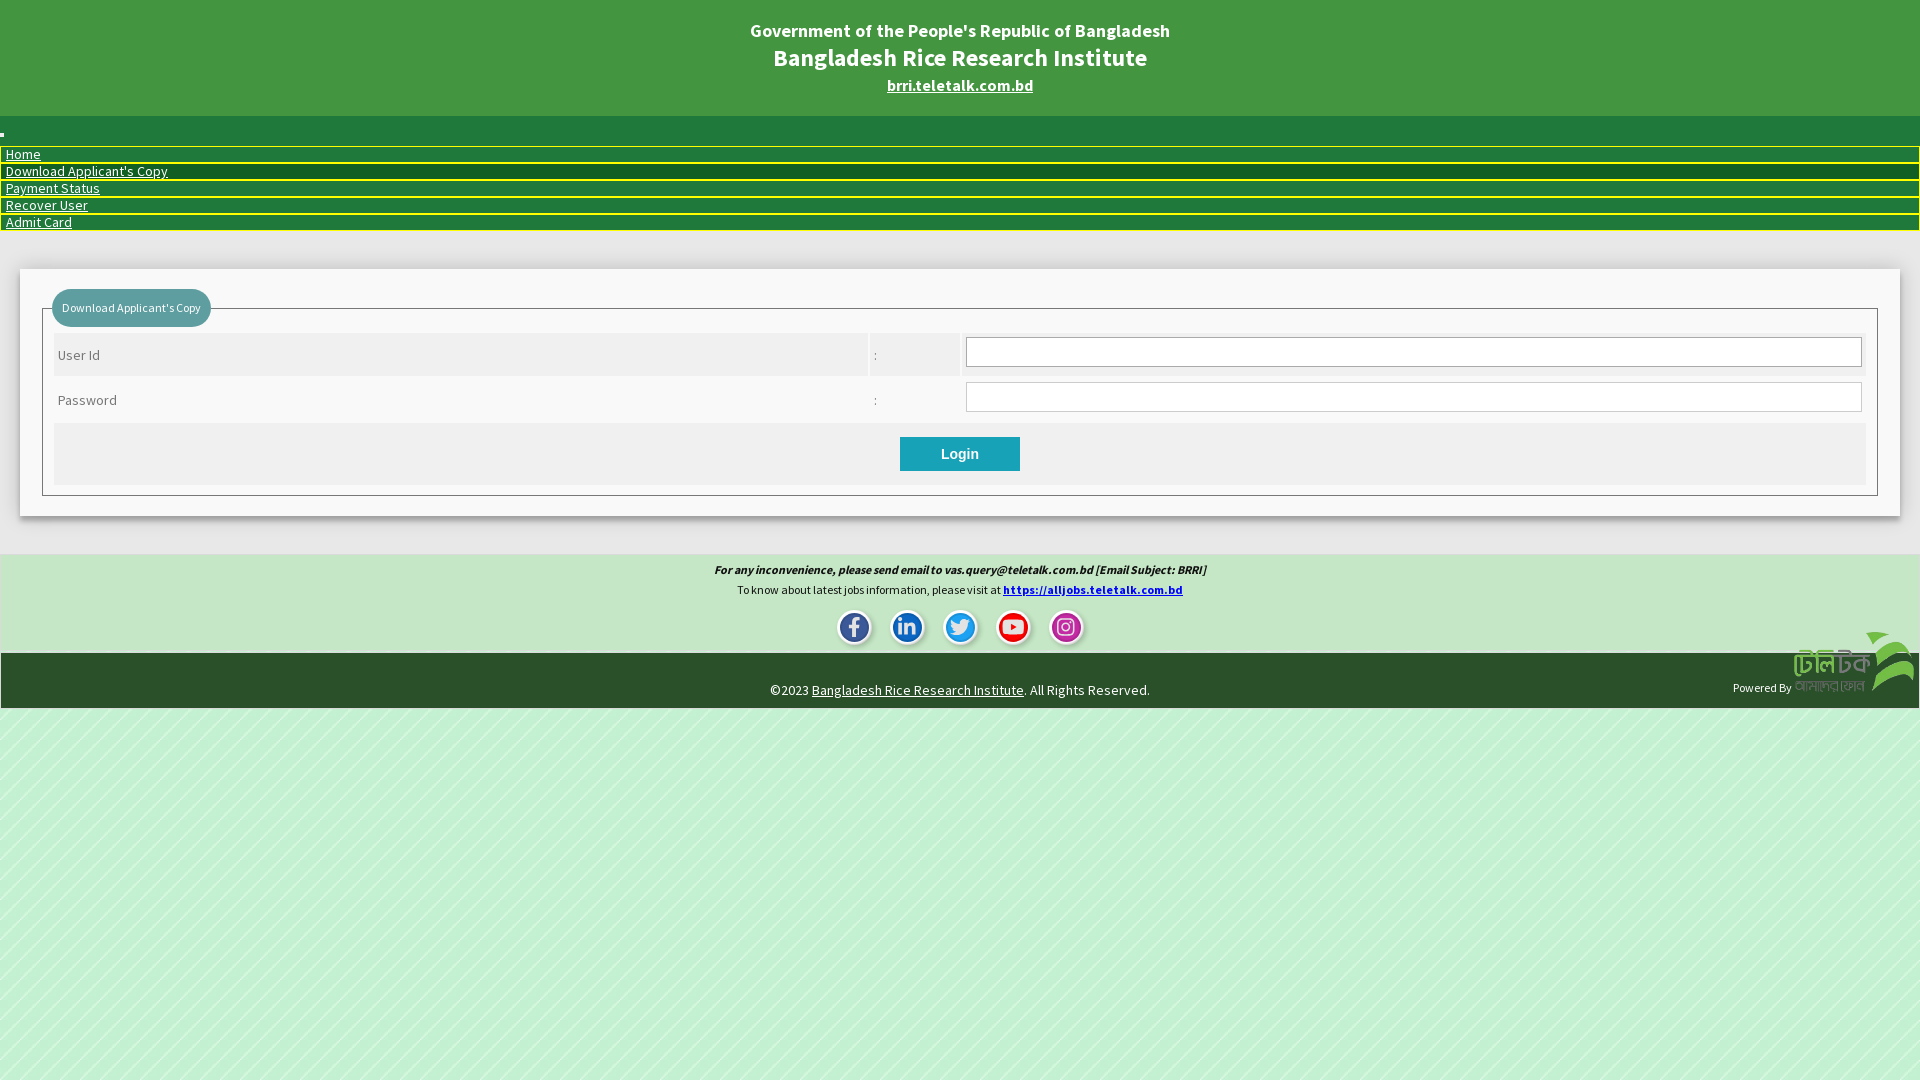  Describe the element at coordinates (52, 188) in the screenshot. I see `'Payment Status'` at that location.